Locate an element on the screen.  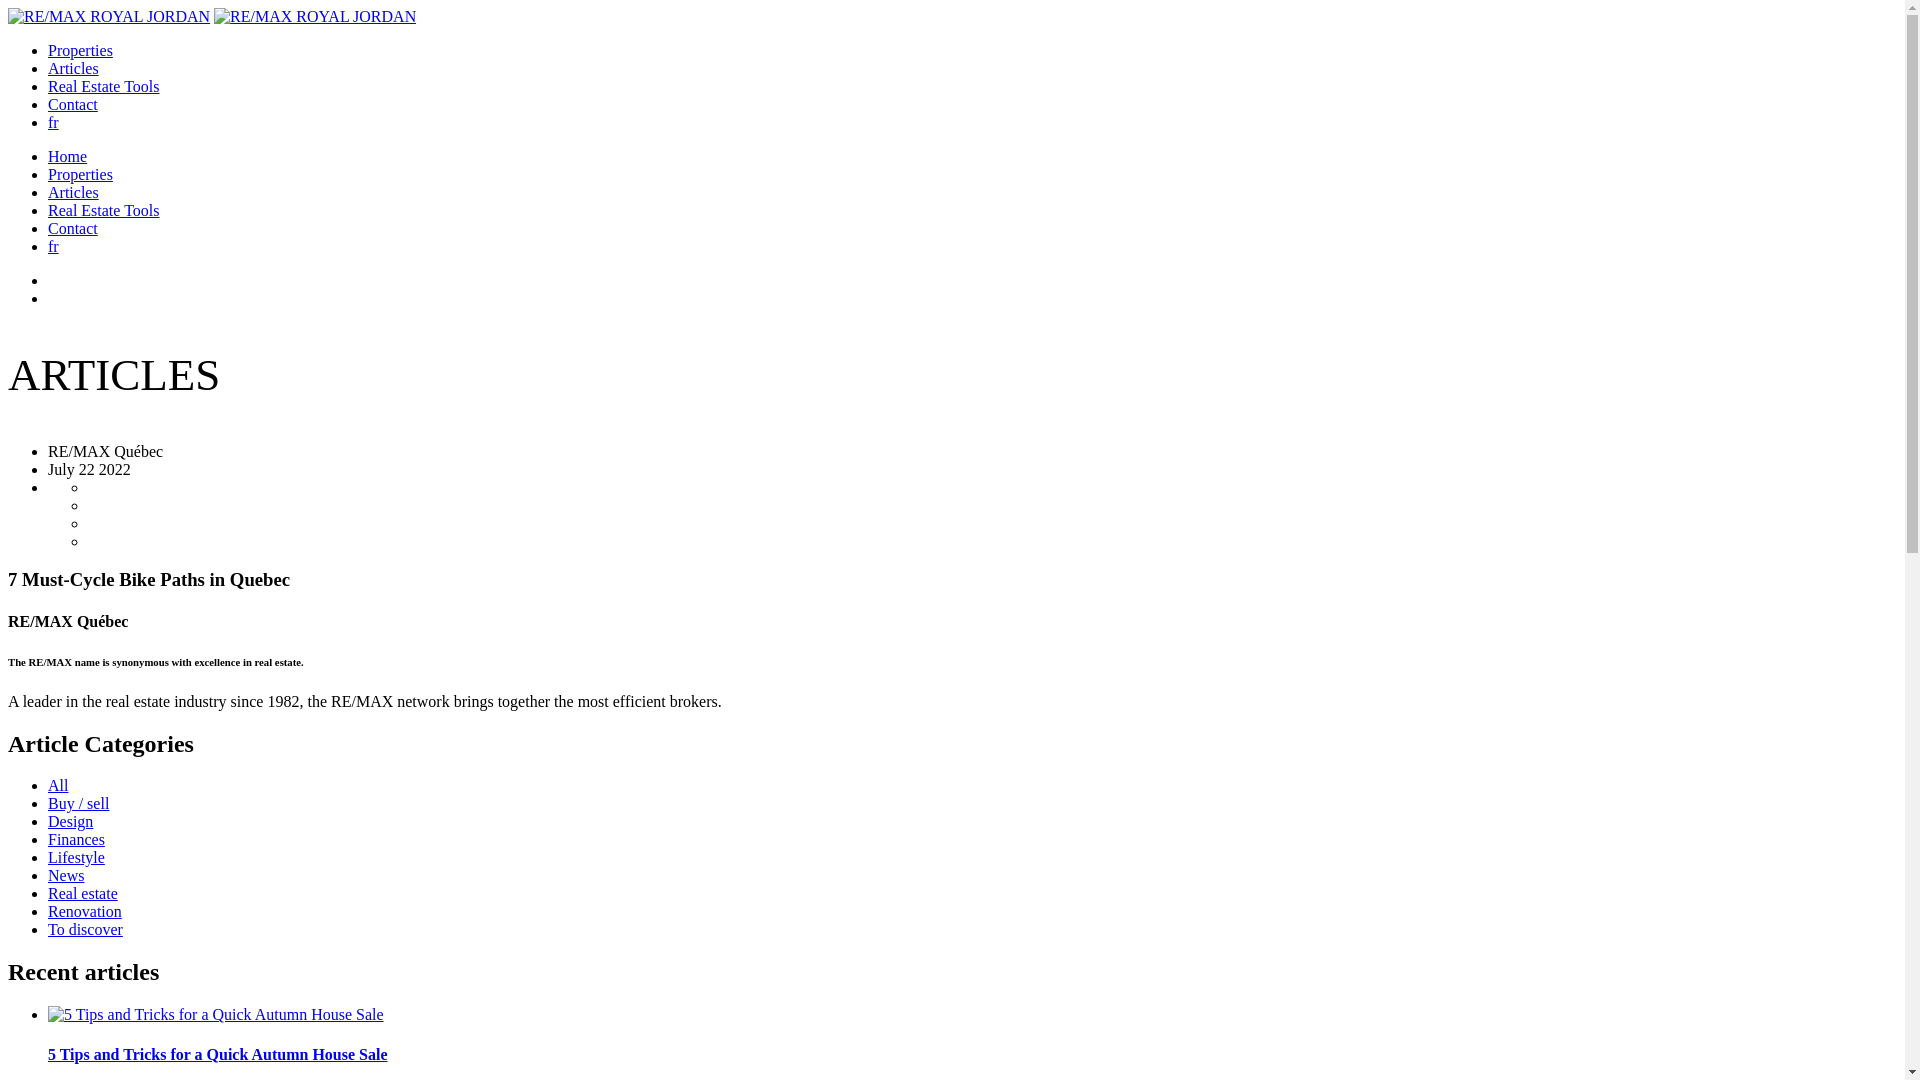
'Design' is located at coordinates (70, 821).